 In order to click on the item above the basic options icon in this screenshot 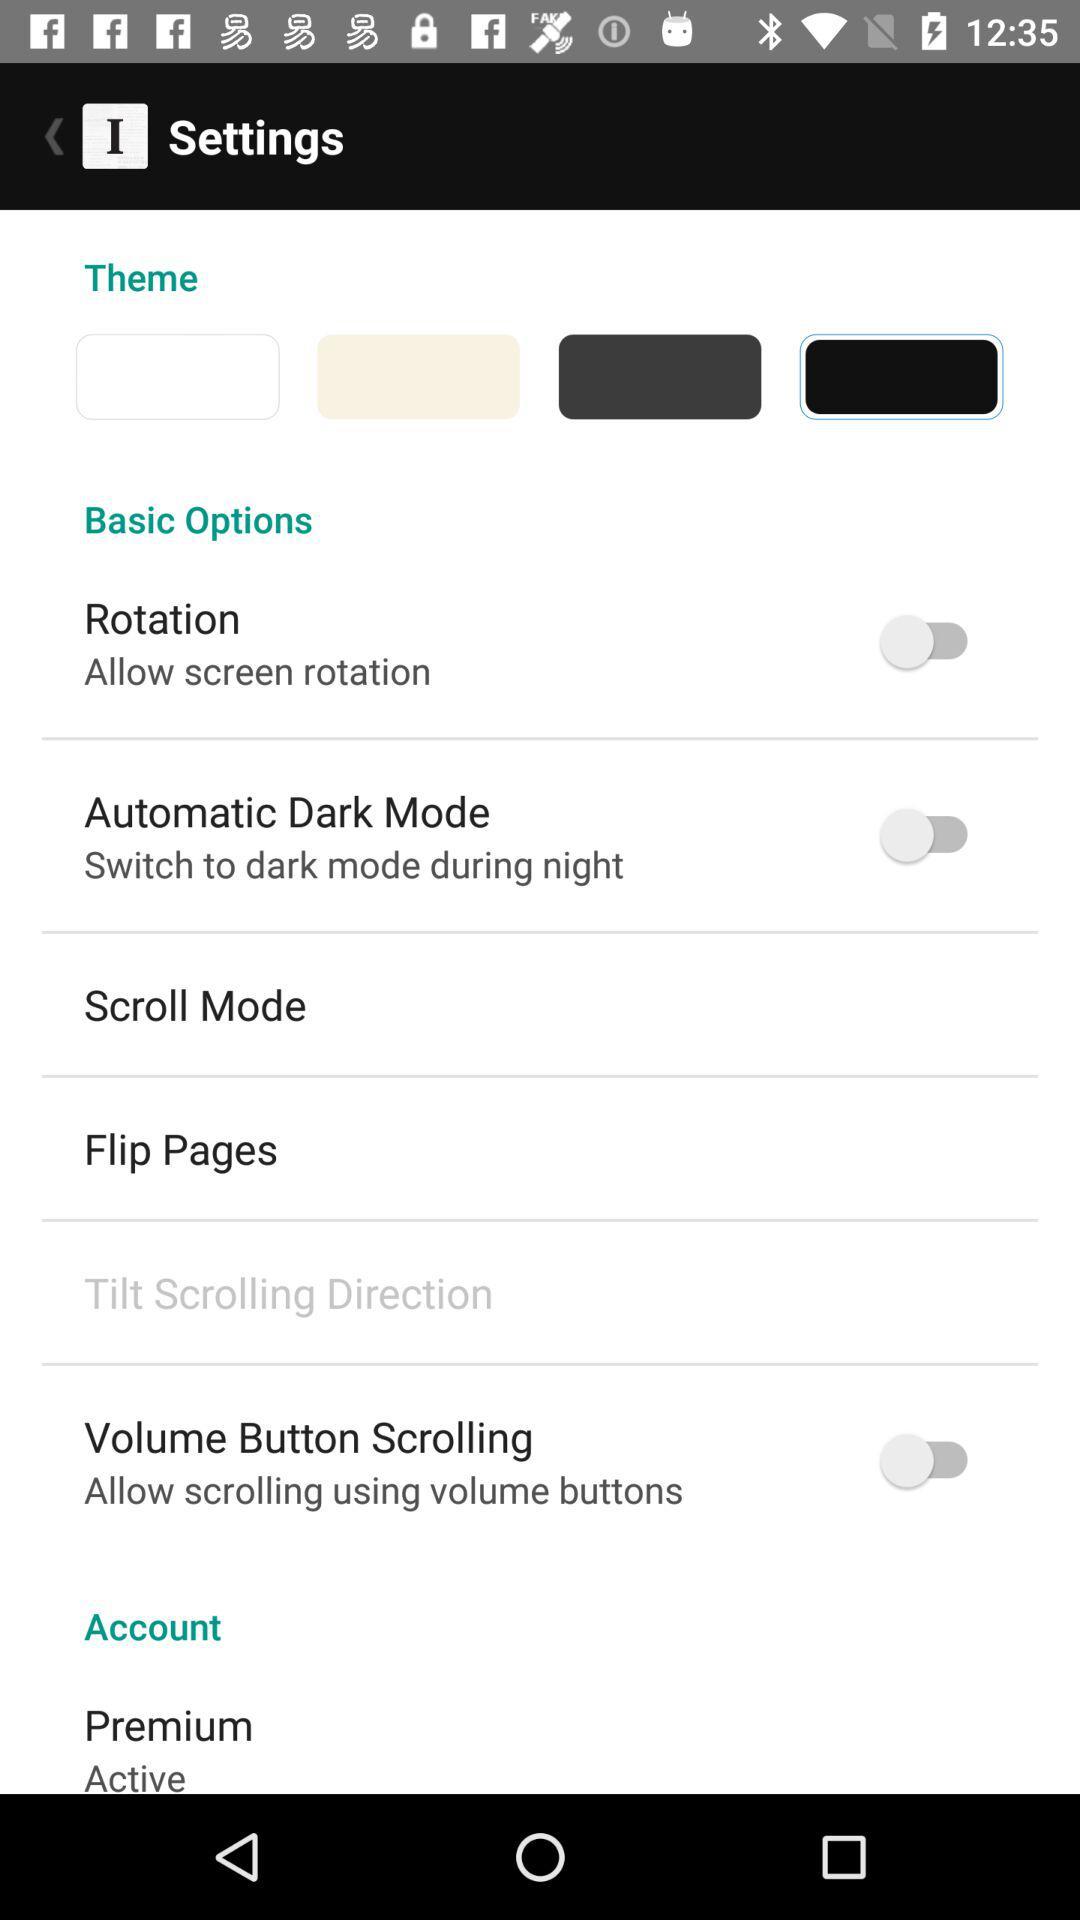, I will do `click(56, 376)`.